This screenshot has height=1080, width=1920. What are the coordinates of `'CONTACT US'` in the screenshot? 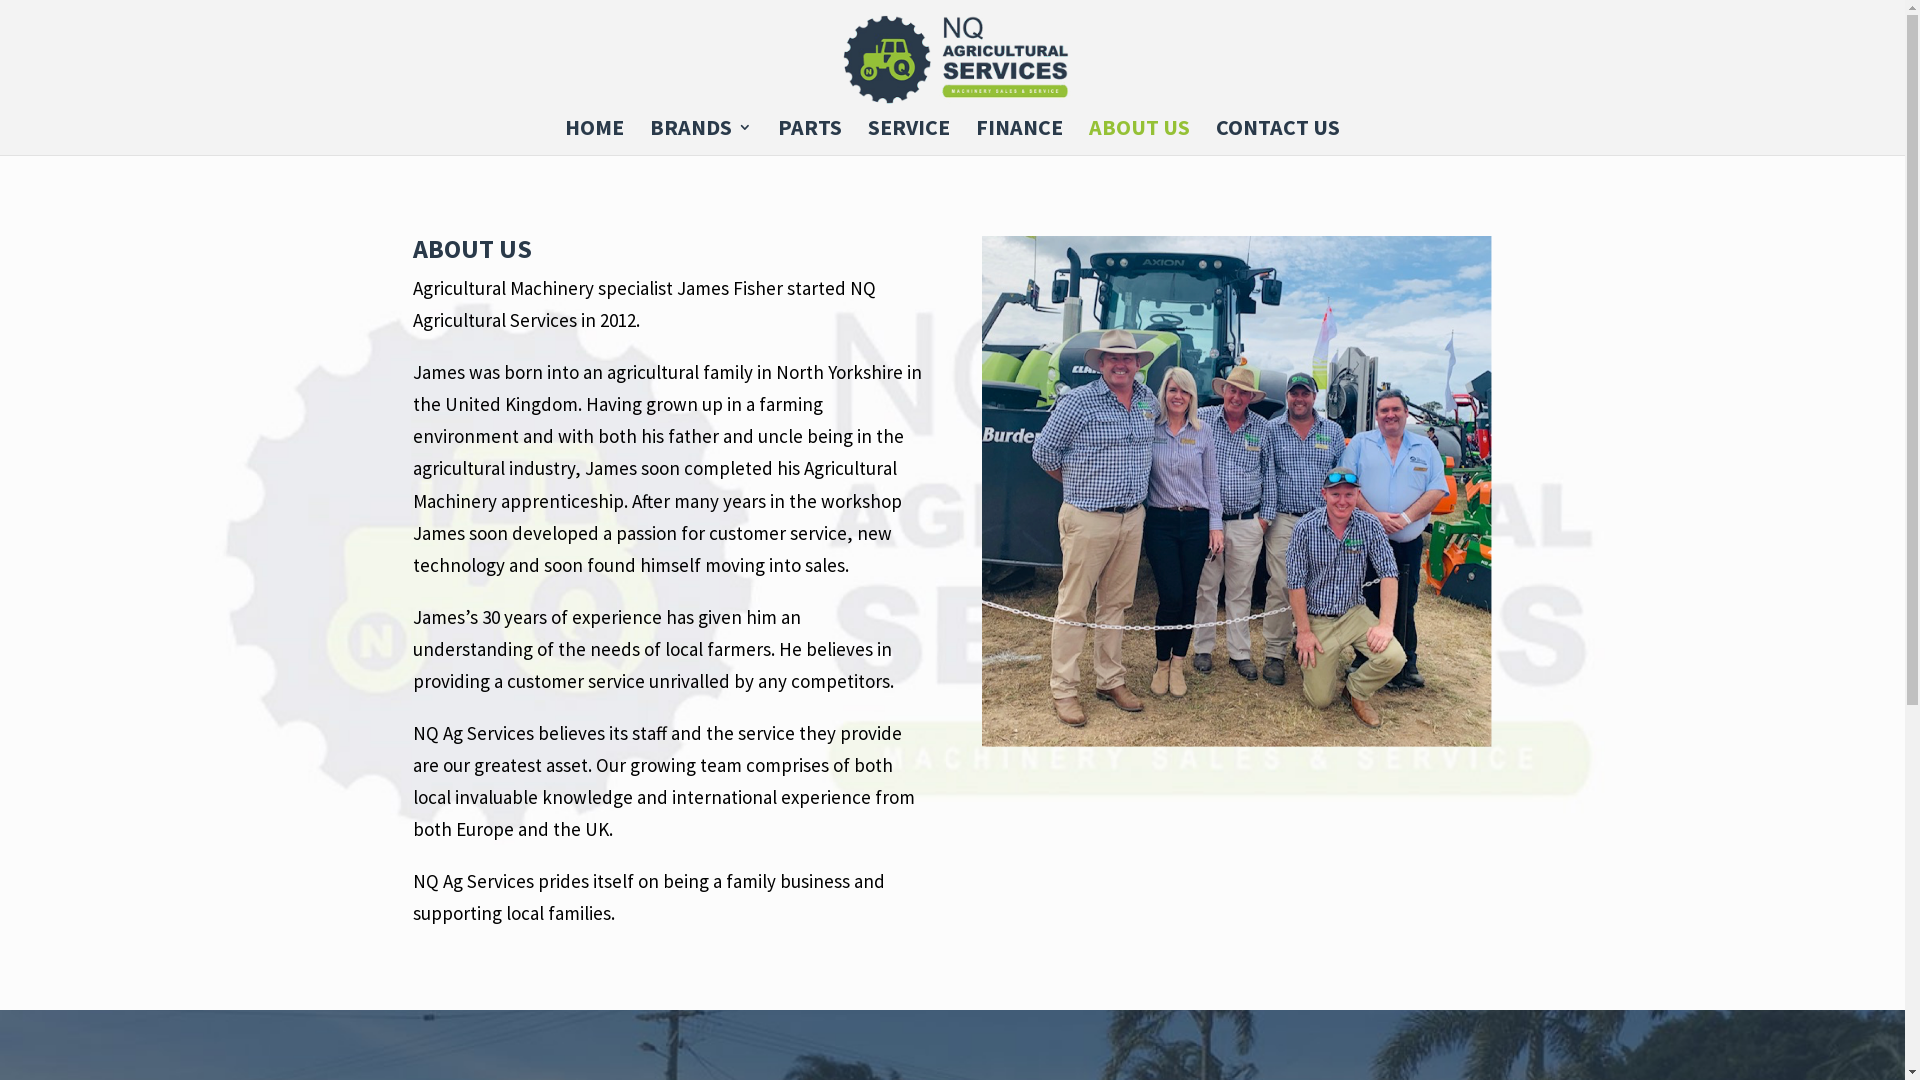 It's located at (1214, 136).